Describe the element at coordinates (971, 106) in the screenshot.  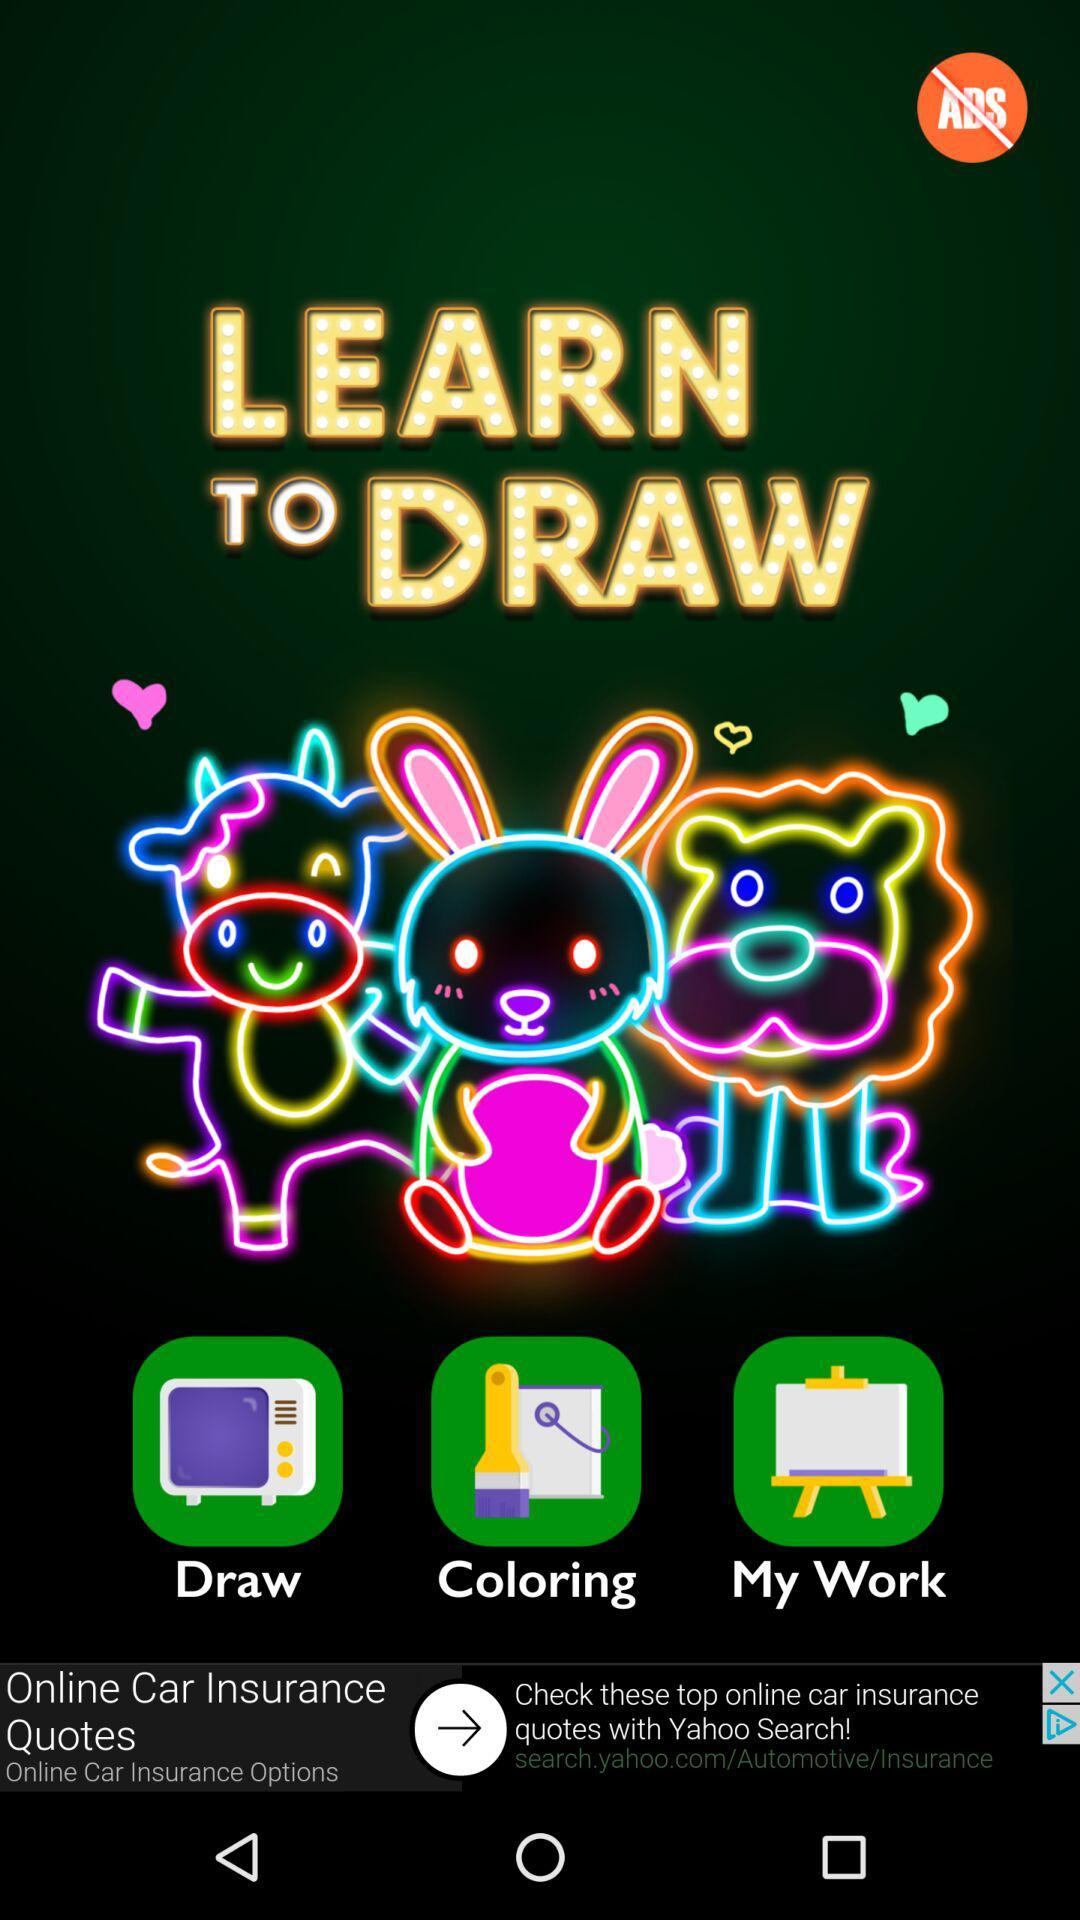
I see `no advertisement` at that location.